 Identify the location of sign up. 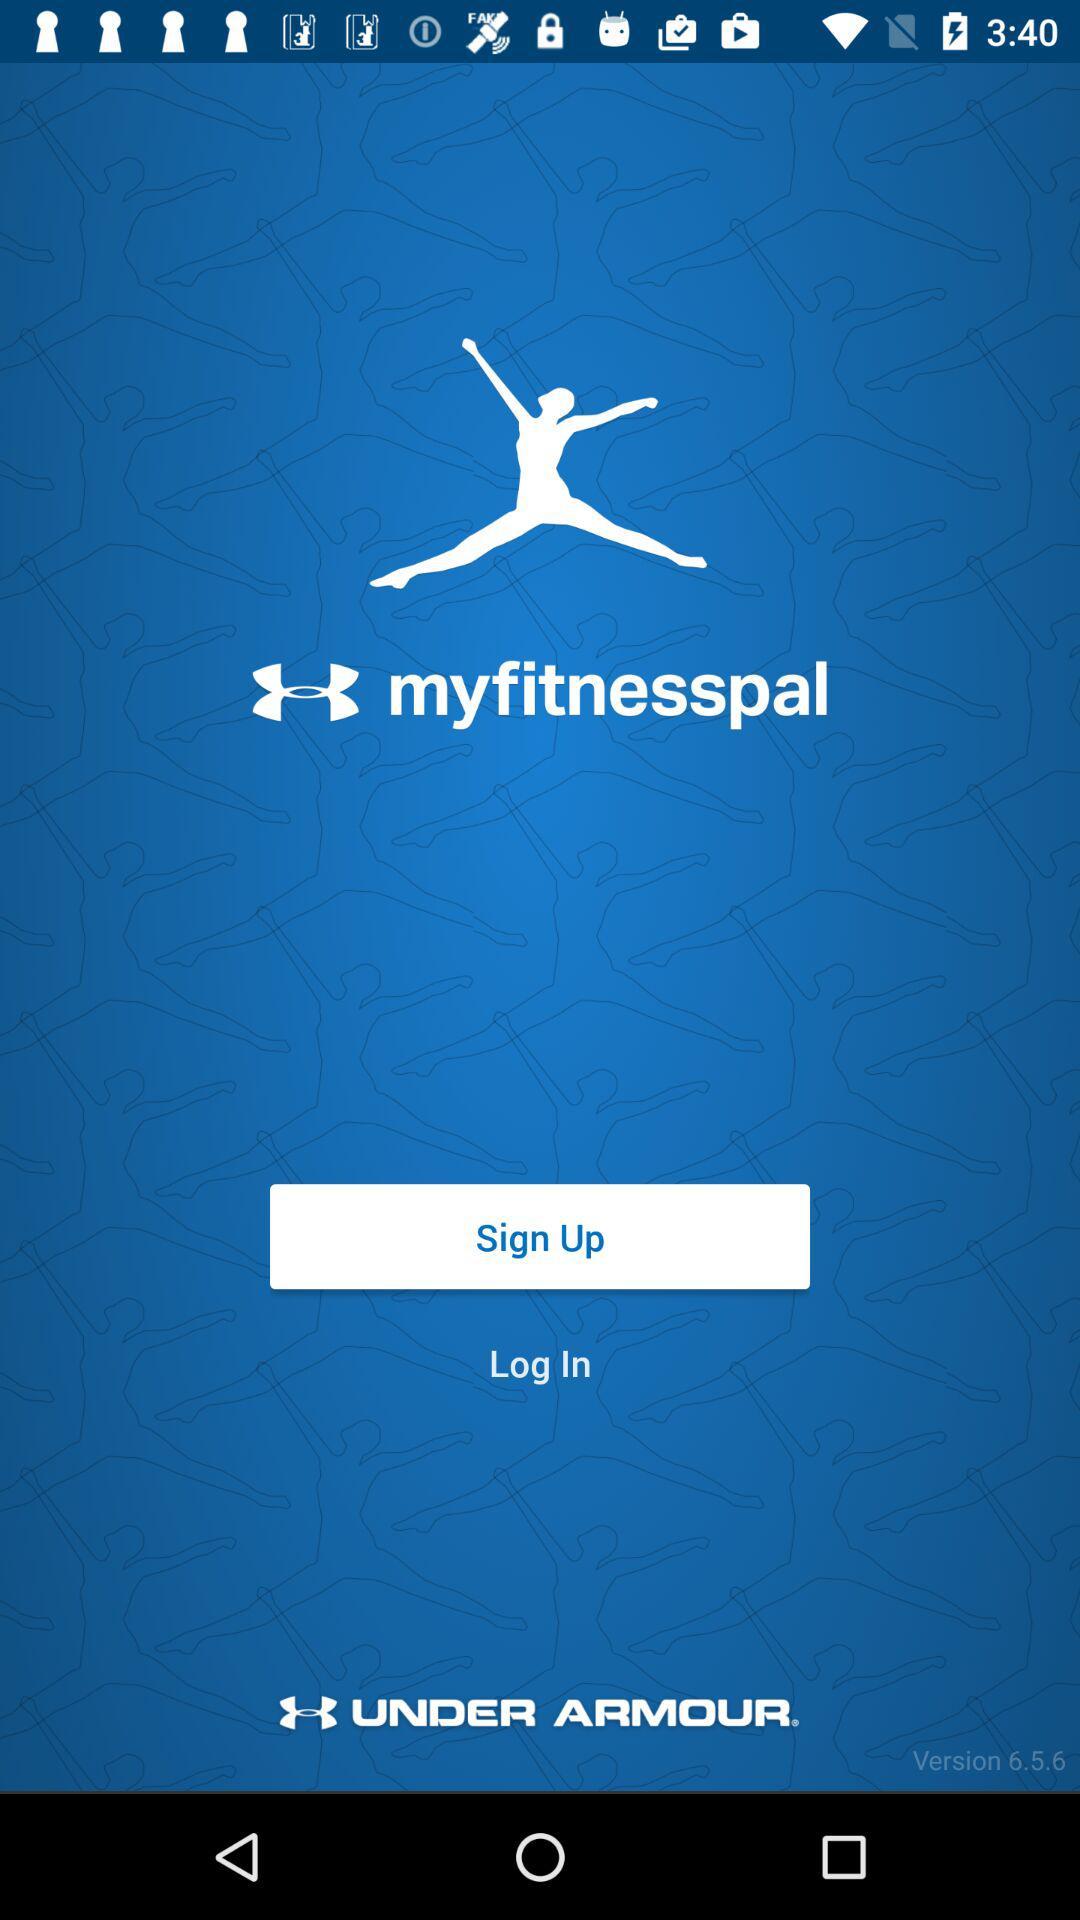
(540, 1235).